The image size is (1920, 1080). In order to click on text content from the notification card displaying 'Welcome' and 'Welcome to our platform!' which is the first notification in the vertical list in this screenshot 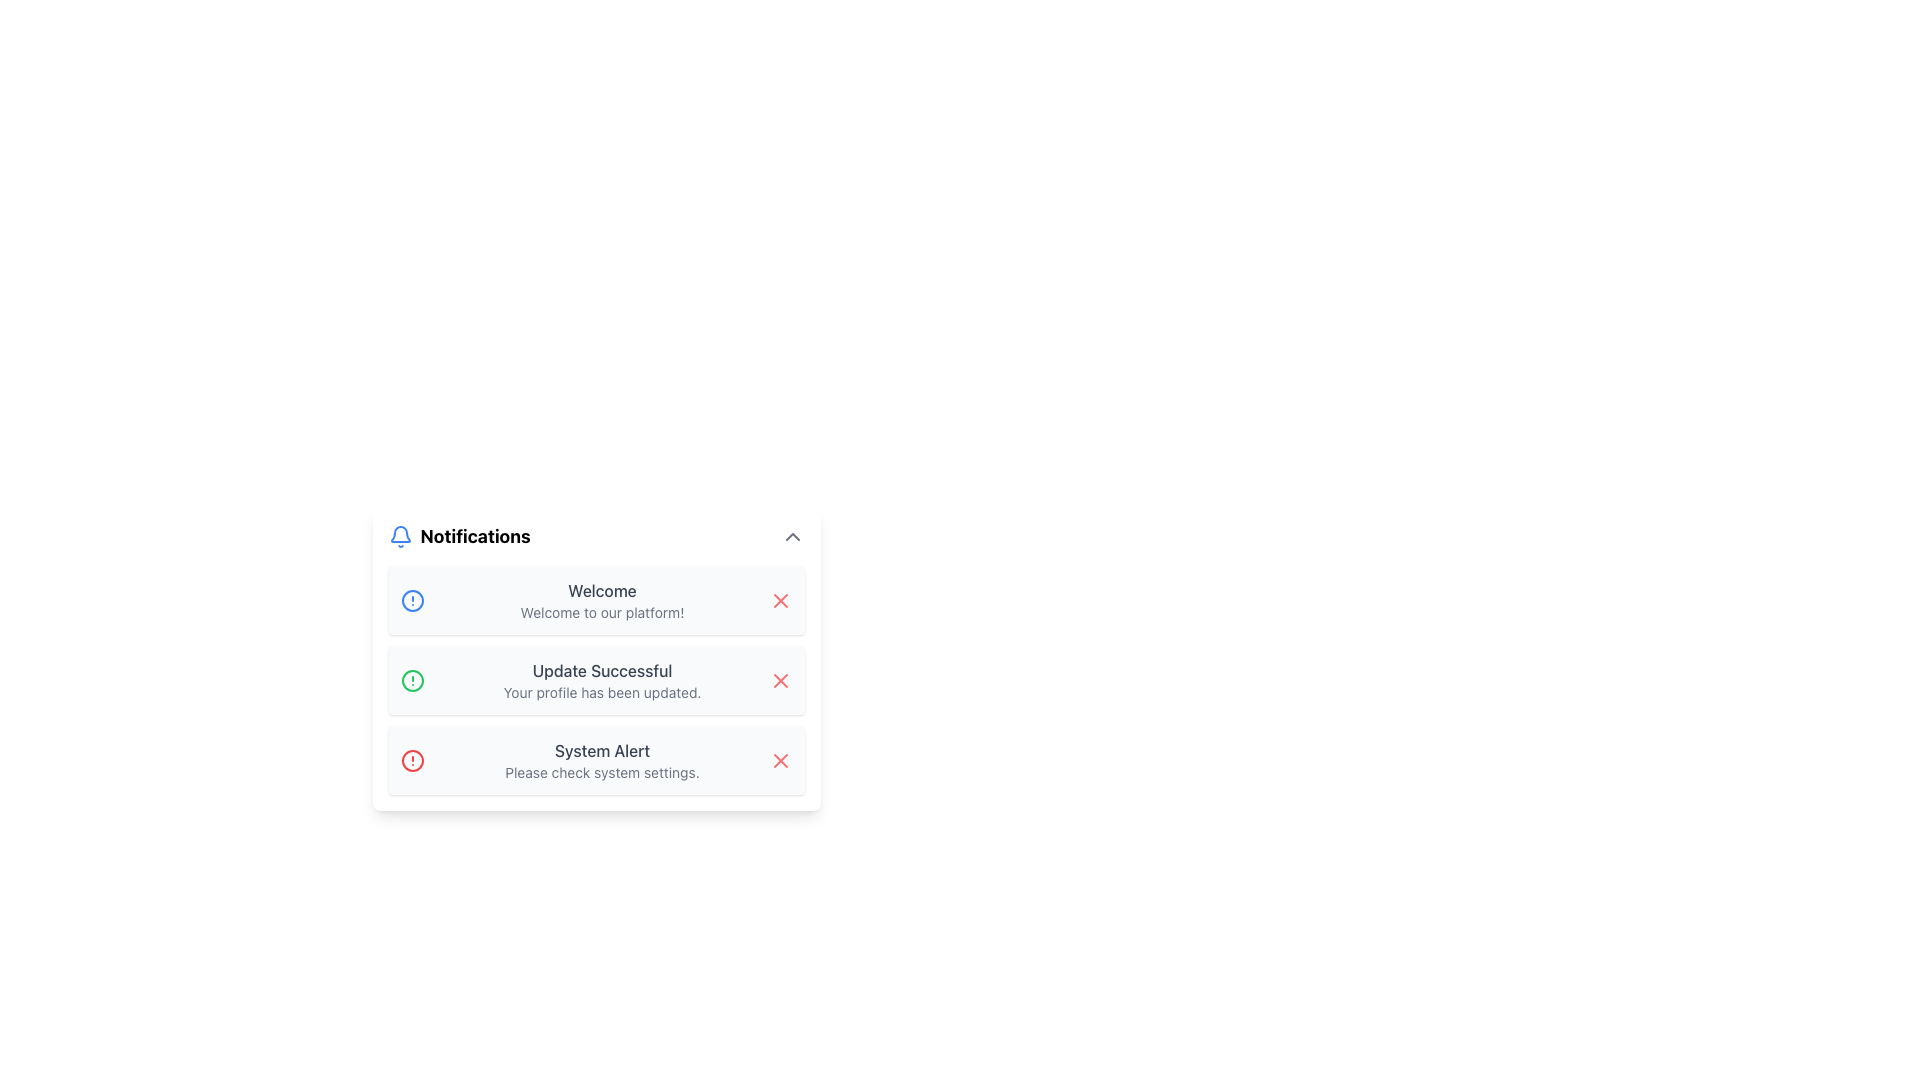, I will do `click(601, 600)`.